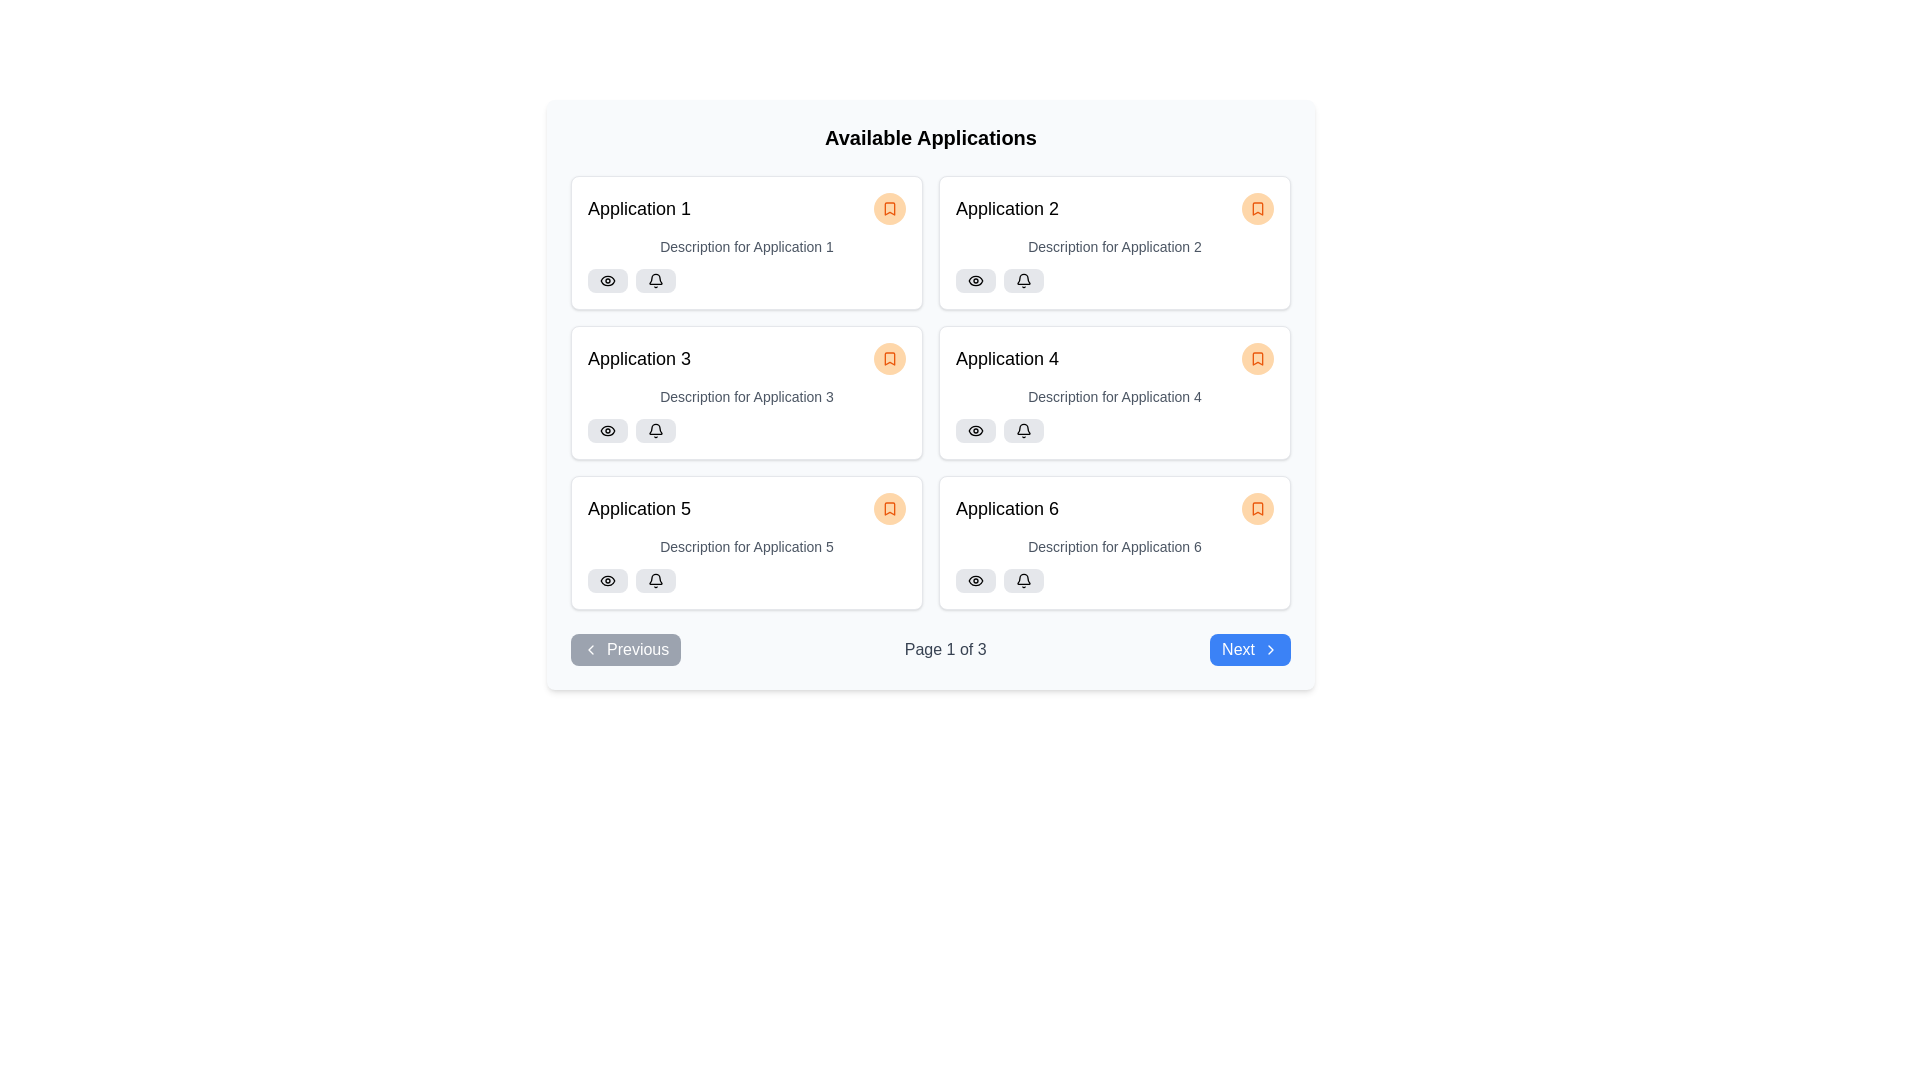 The width and height of the screenshot is (1920, 1080). Describe the element at coordinates (1023, 581) in the screenshot. I see `the second button in the horizontal set of interactive components within the Application 6 card` at that location.